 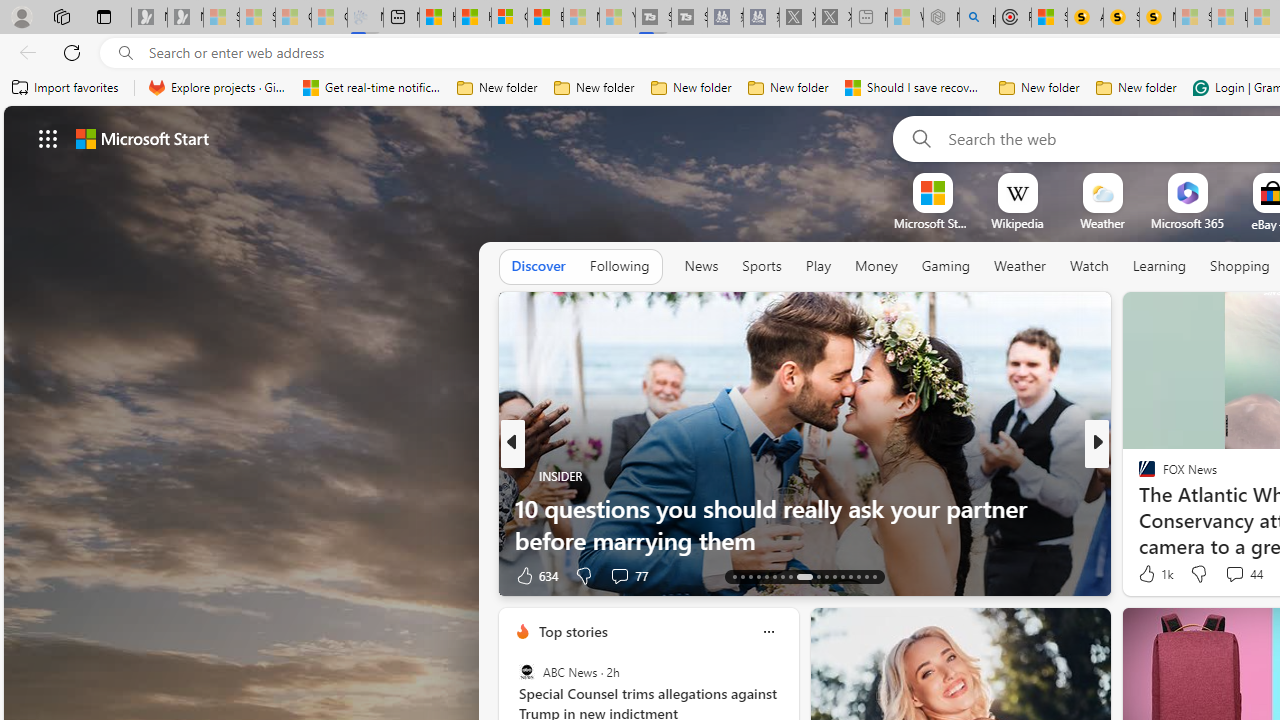 What do you see at coordinates (1228, 575) in the screenshot?
I see `'View comments 5 Comment'` at bounding box center [1228, 575].